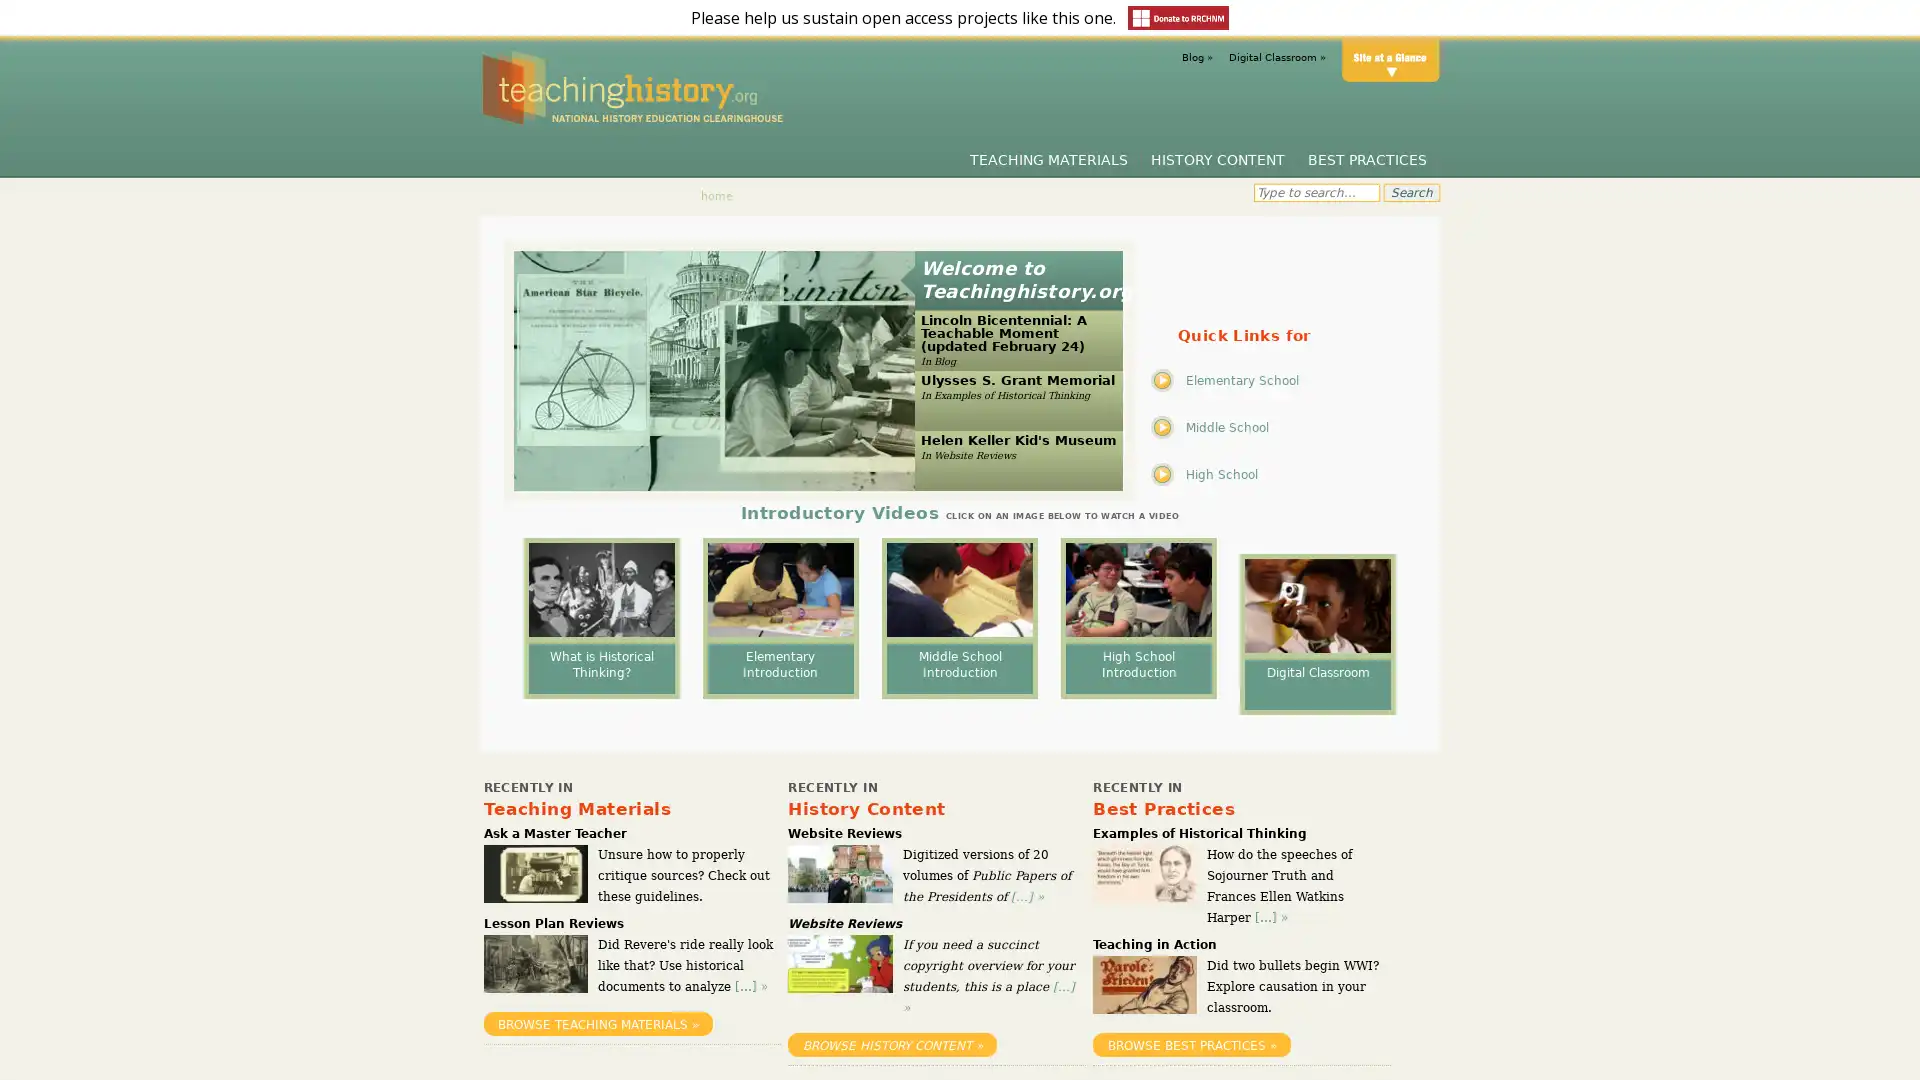  I want to click on Search, so click(1410, 192).